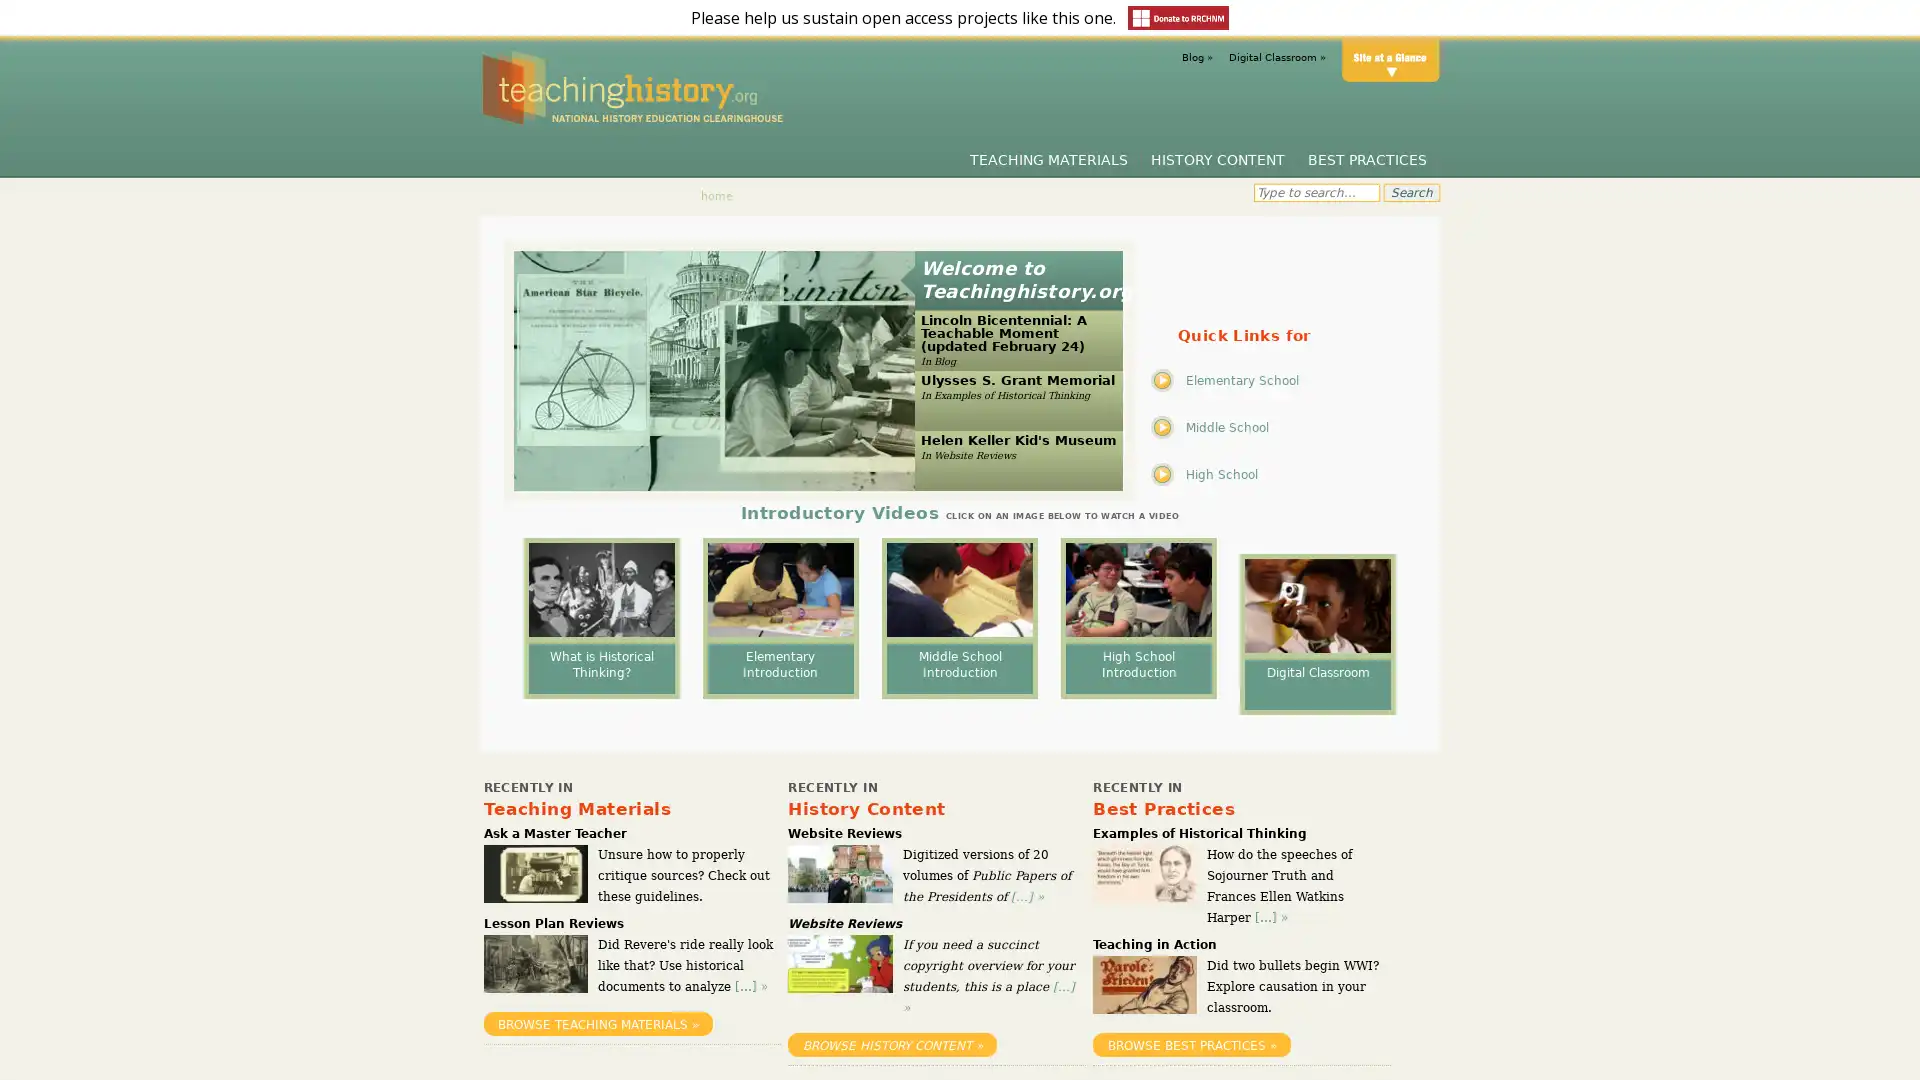  I want to click on Search, so click(1410, 192).